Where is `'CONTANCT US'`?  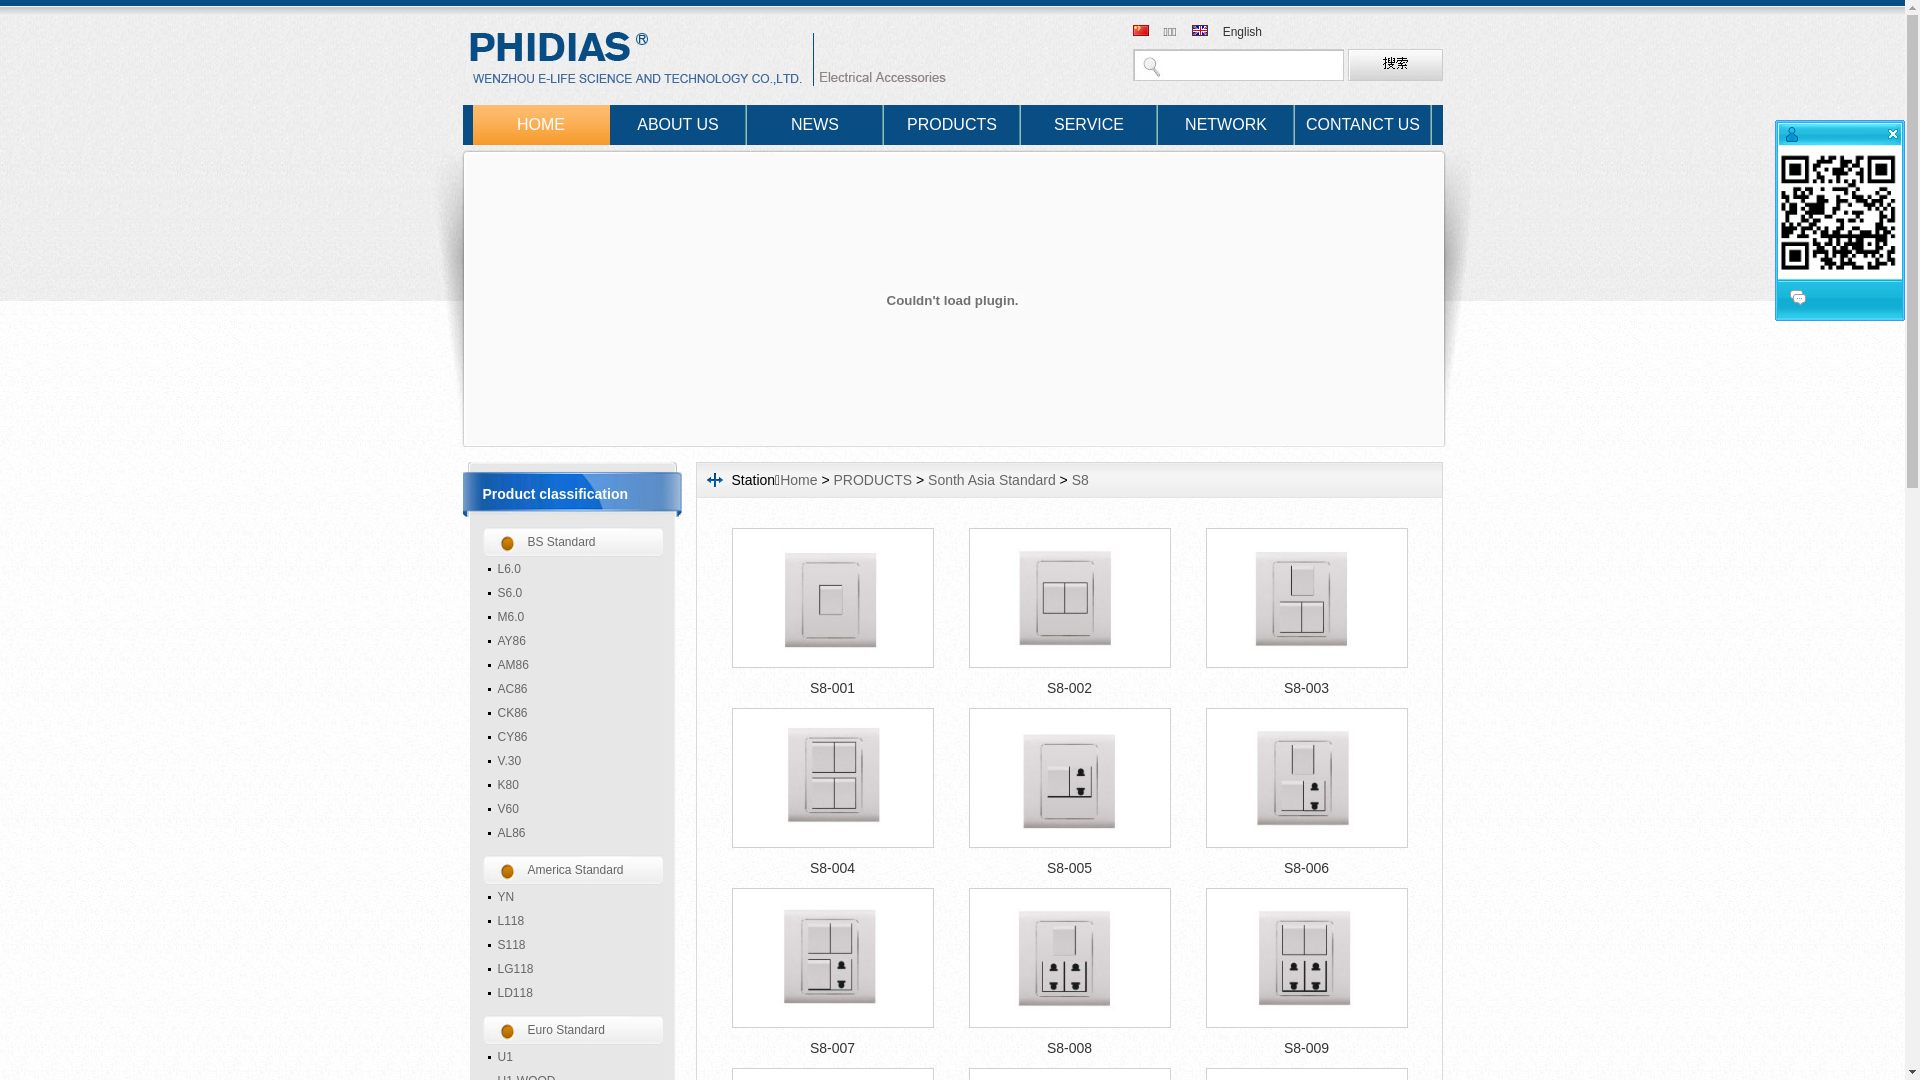
'CONTANCT US' is located at coordinates (1361, 124).